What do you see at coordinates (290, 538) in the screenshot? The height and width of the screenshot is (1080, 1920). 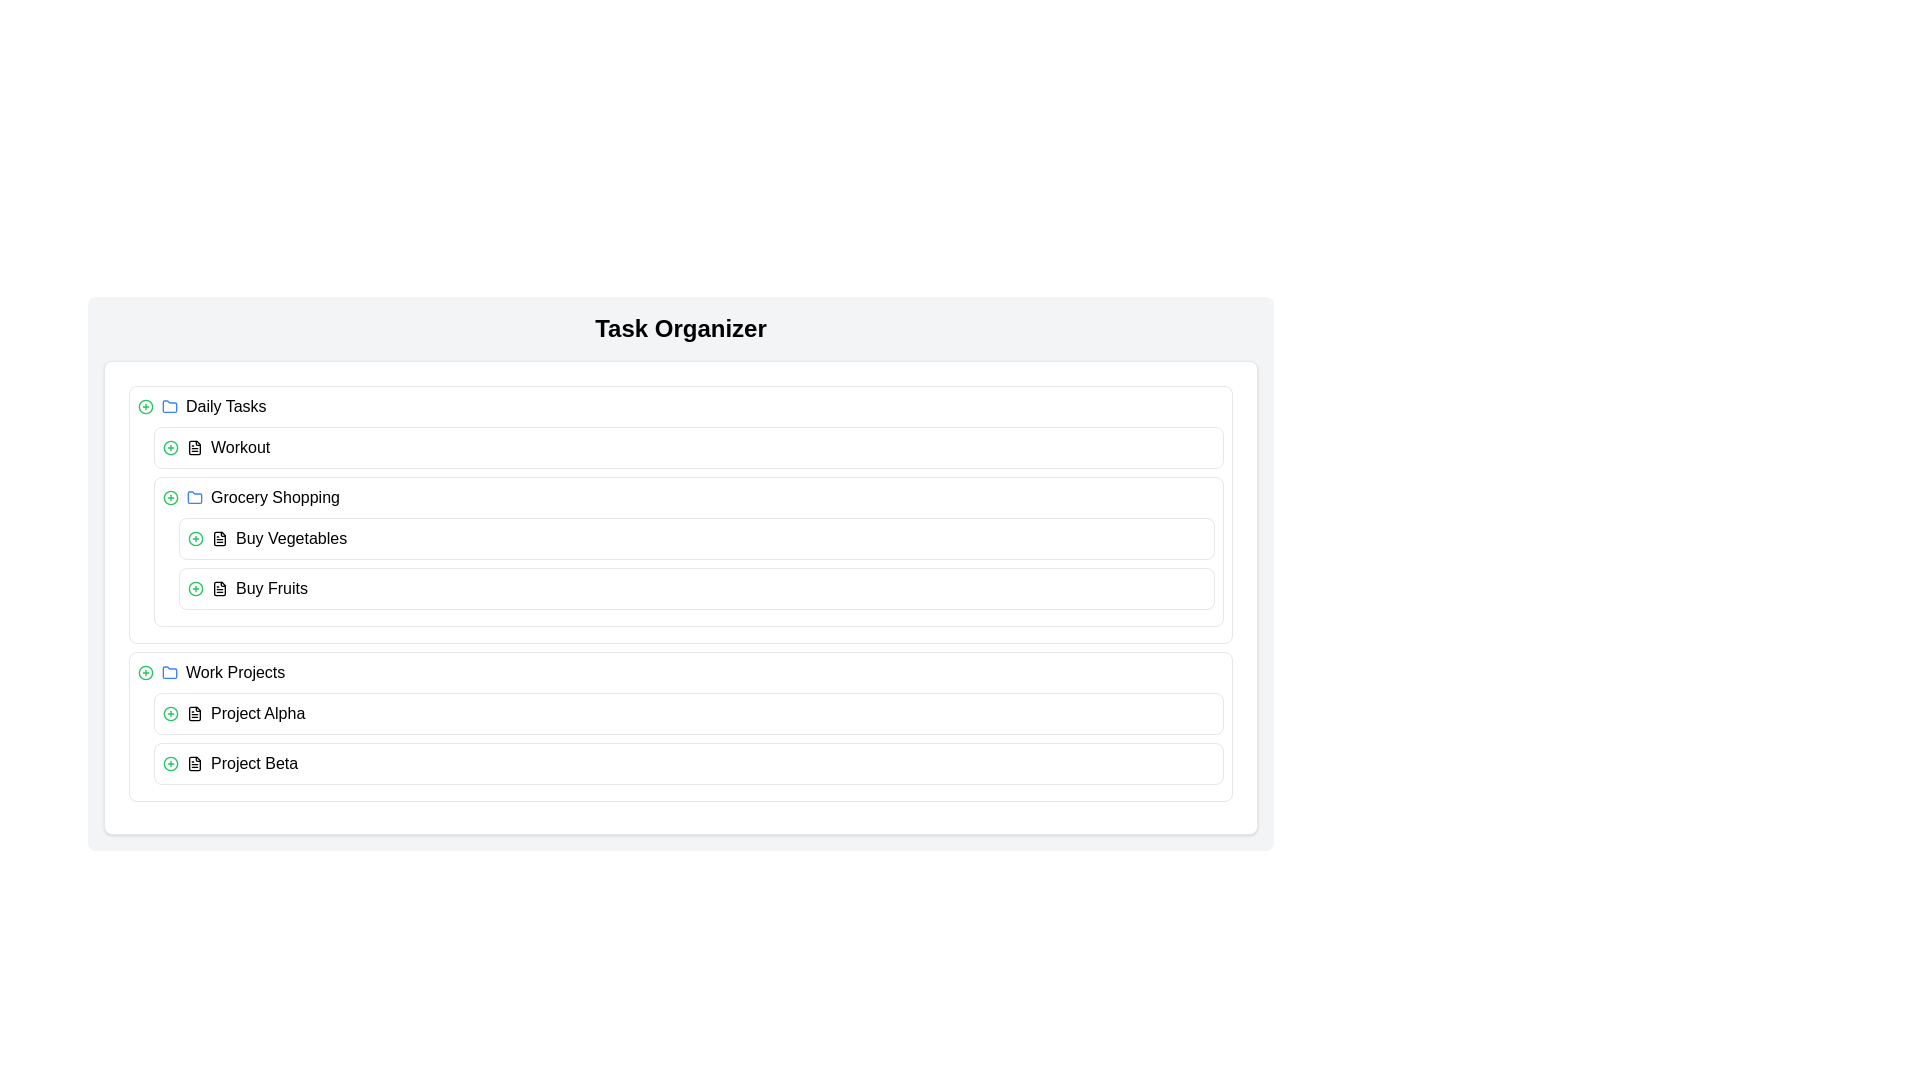 I see `the text label 'Buy Vegetables' located under the 'Grocery Shopping' section in the task-organizer interface` at bounding box center [290, 538].